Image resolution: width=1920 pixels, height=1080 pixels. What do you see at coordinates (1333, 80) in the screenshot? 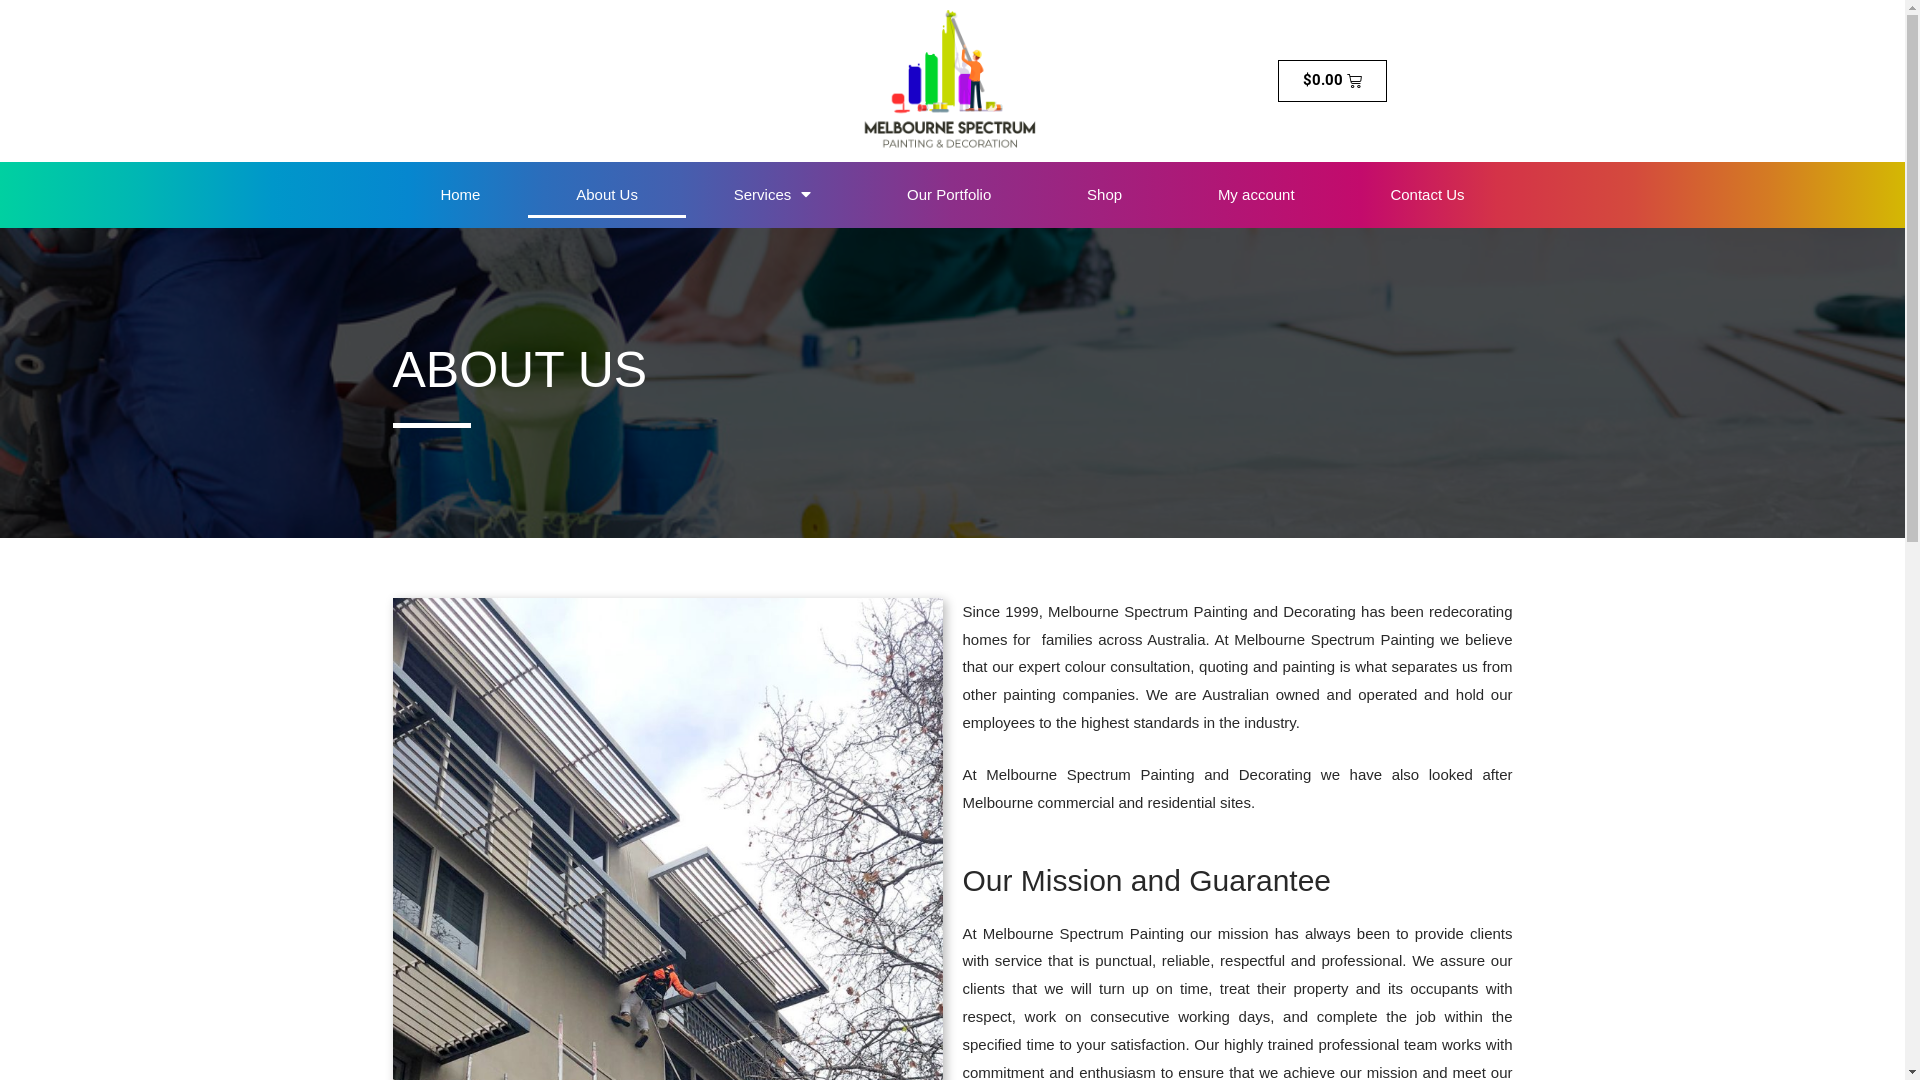
I see `'$0.00'` at bounding box center [1333, 80].